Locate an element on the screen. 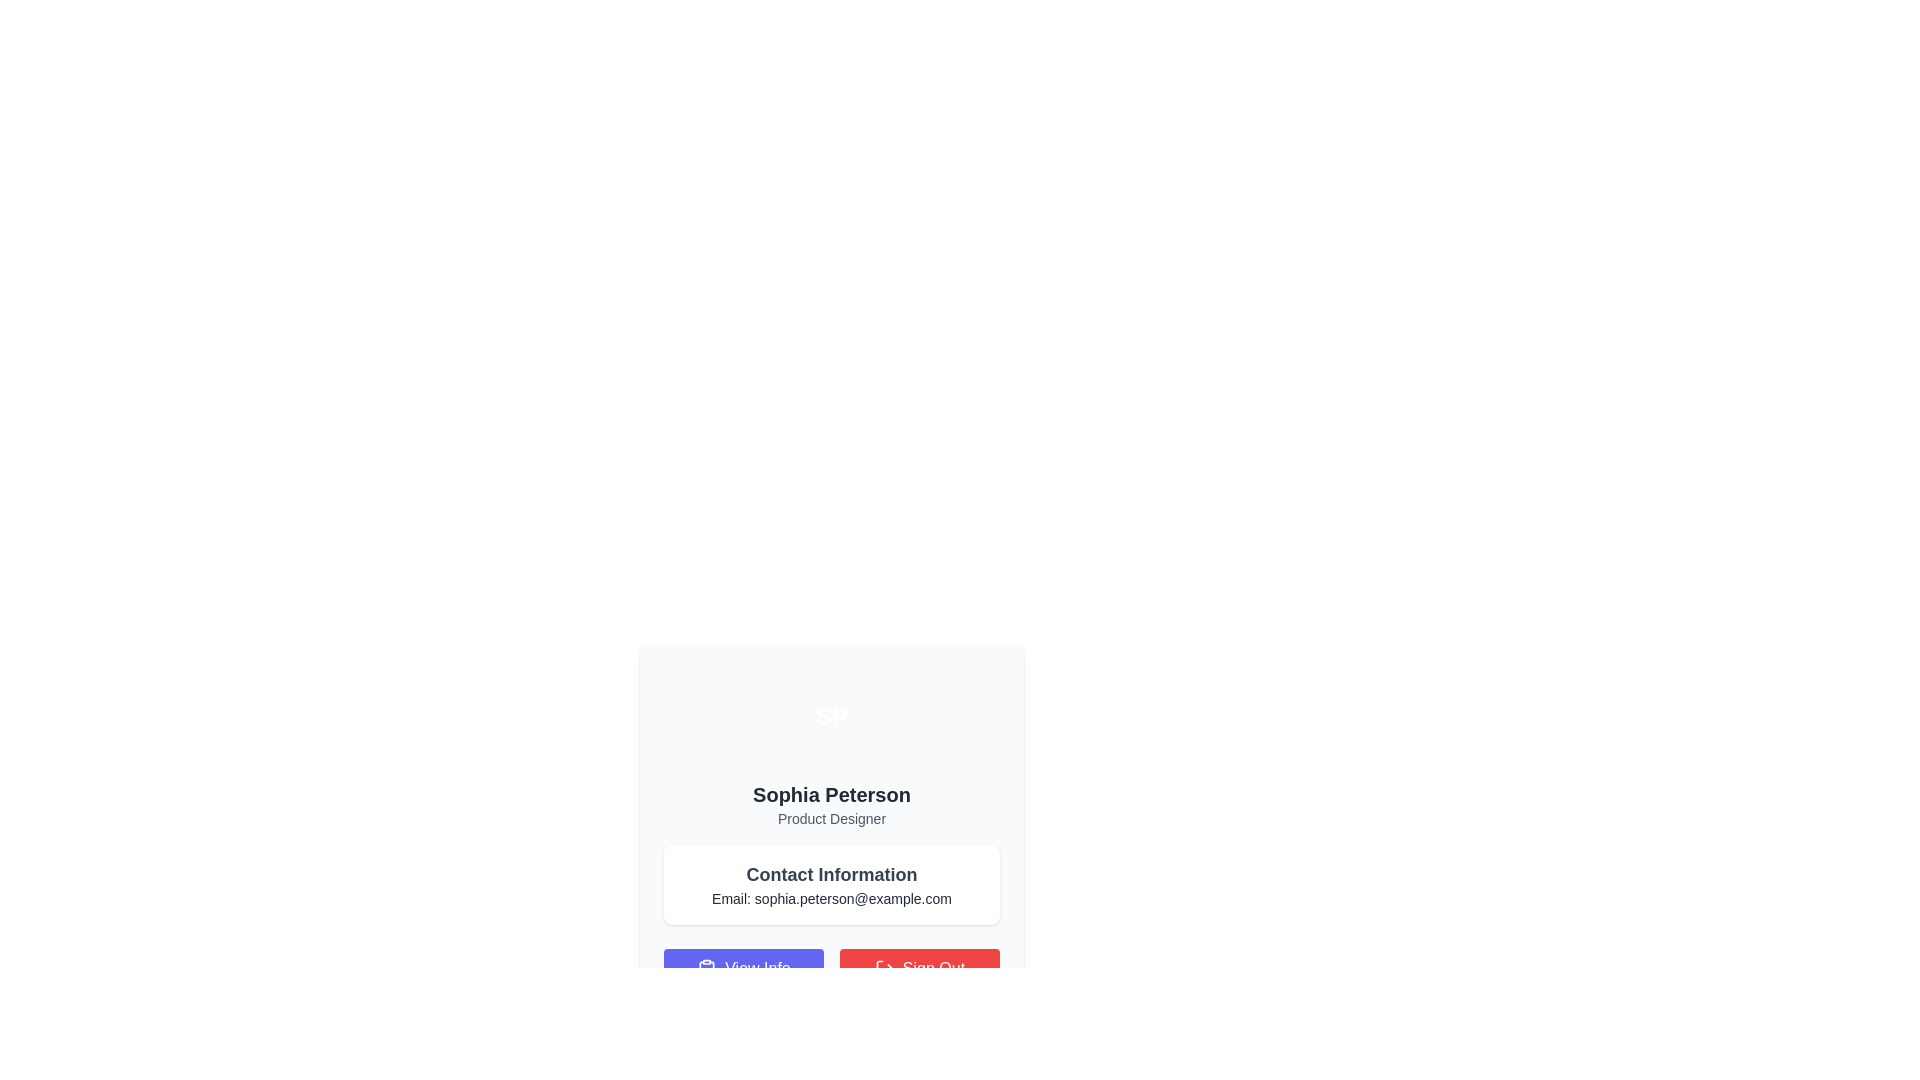 This screenshot has width=1920, height=1080. the text label that reads 'Email: sophia.peterson@example.com', which is located below 'Contact Information' in a white card with rounded corners is located at coordinates (831, 897).